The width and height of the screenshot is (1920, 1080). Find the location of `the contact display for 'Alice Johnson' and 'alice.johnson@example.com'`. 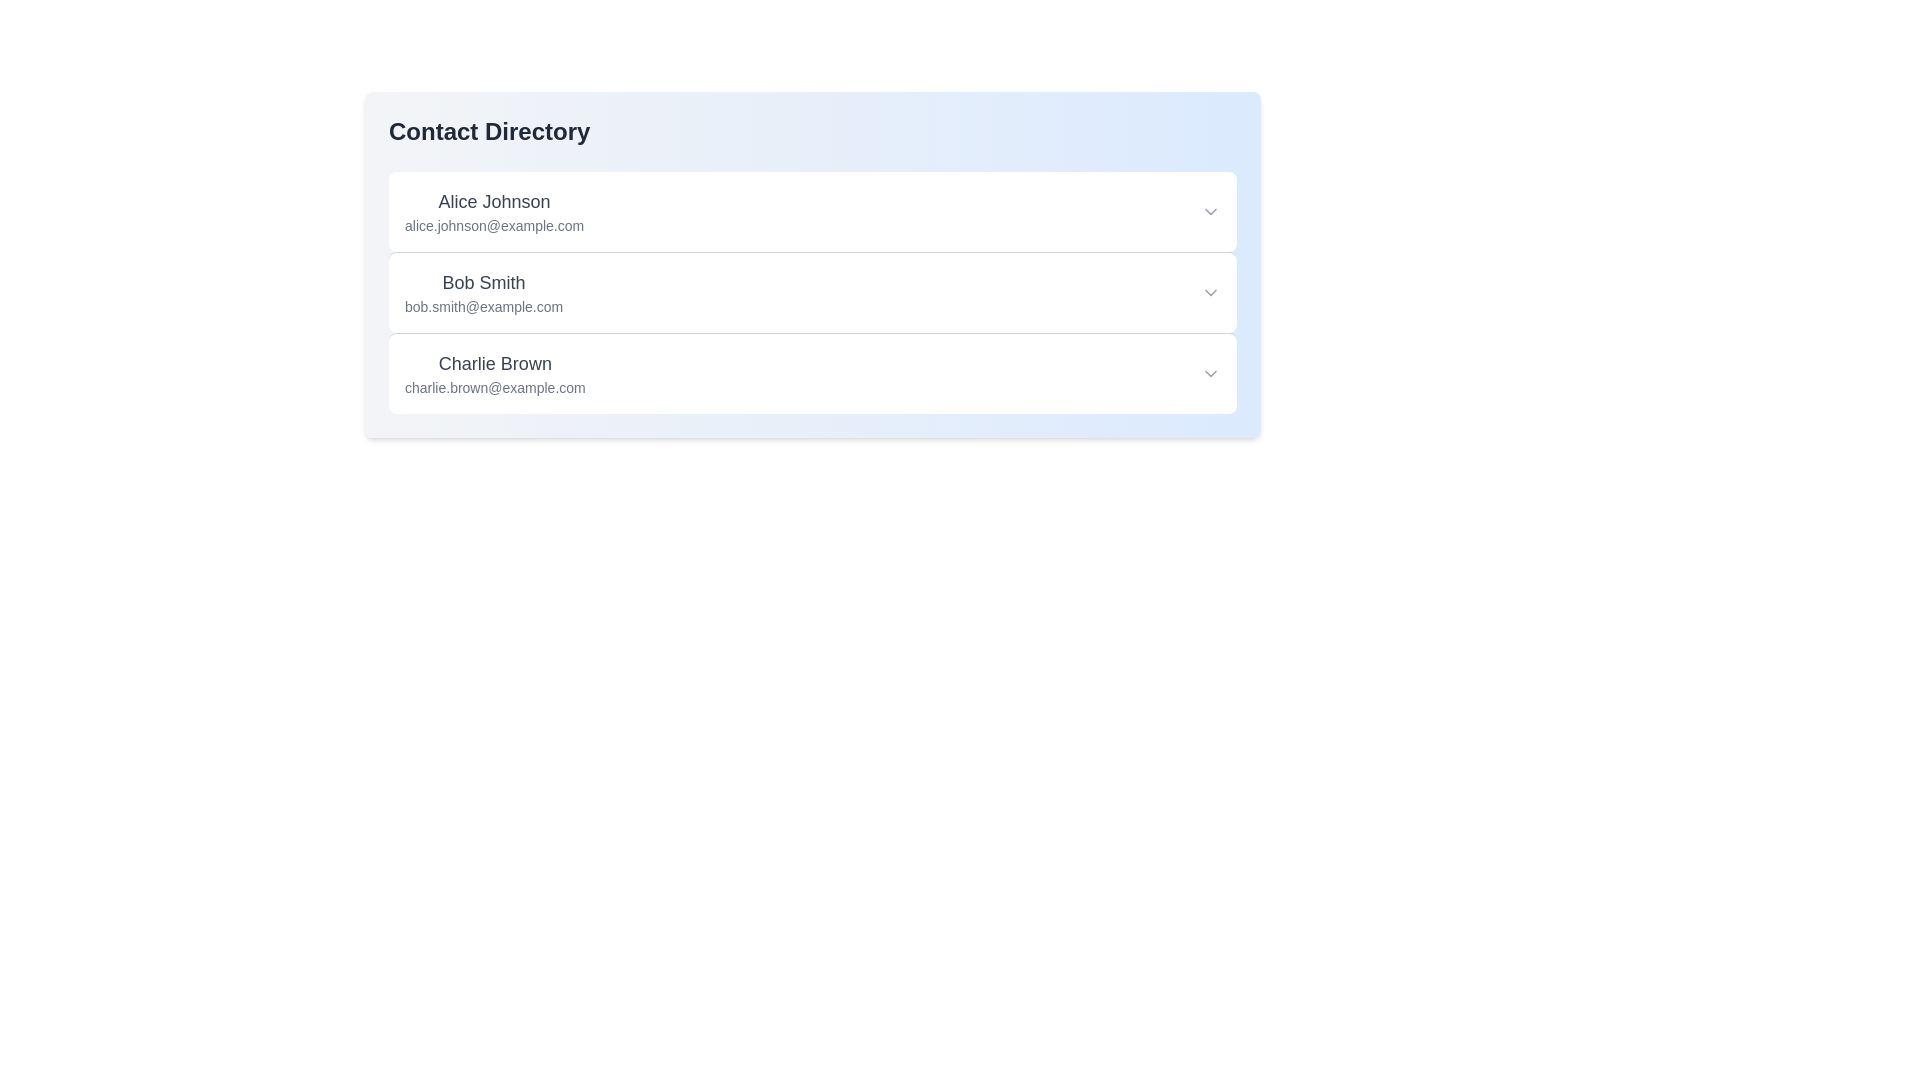

the contact display for 'Alice Johnson' and 'alice.johnson@example.com' is located at coordinates (494, 212).